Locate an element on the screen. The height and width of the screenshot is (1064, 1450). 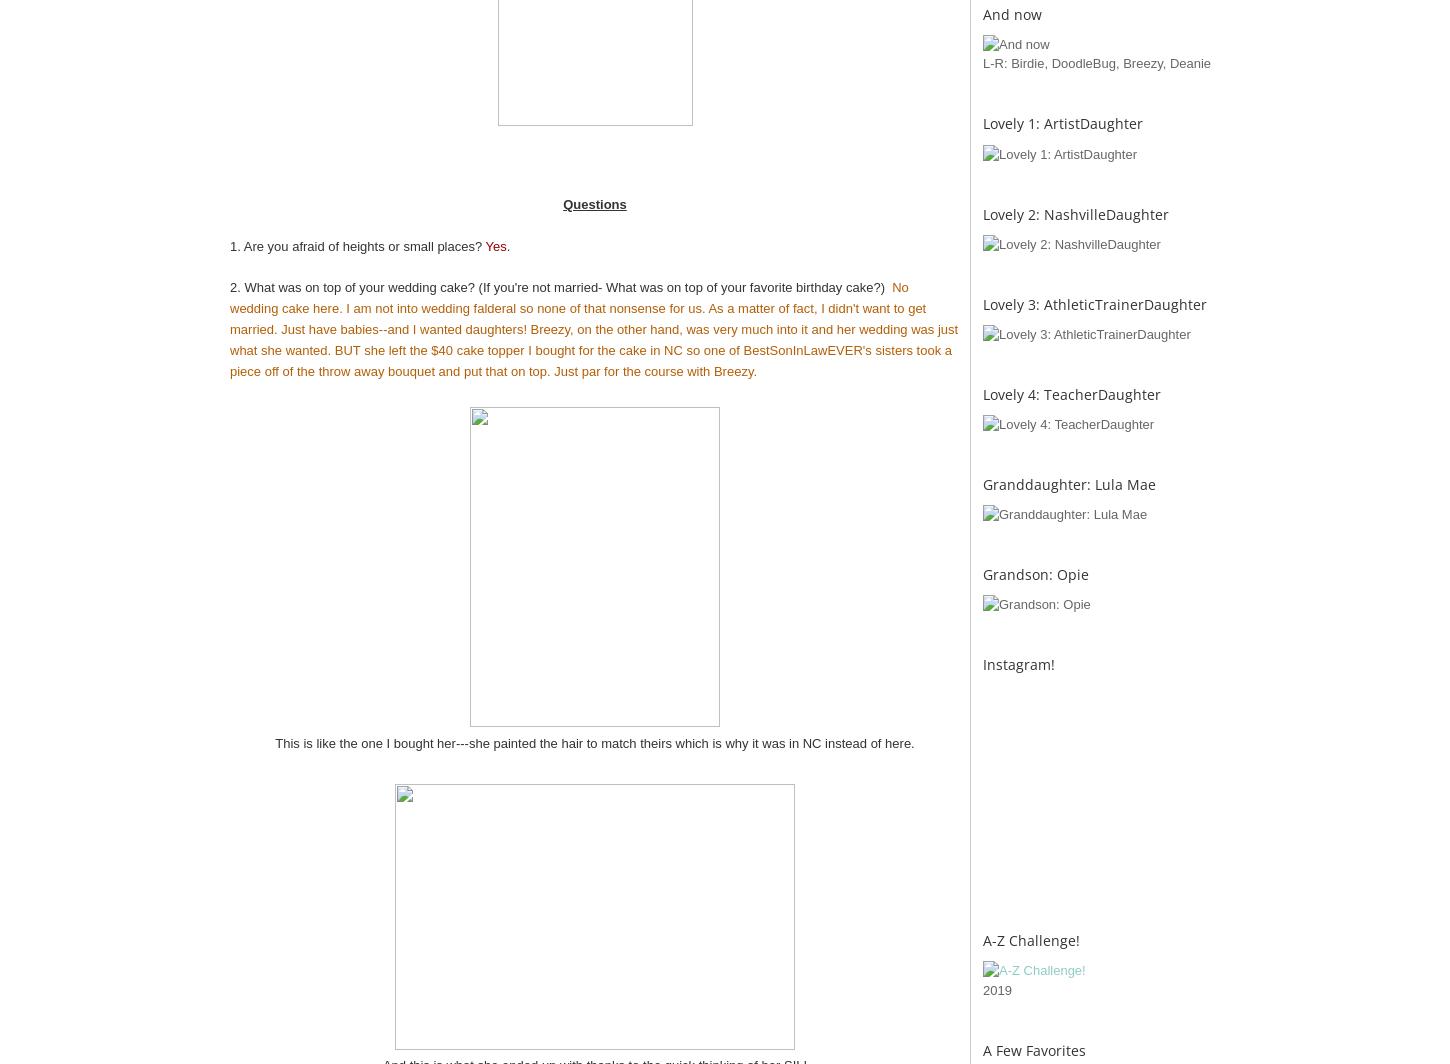
'Lovely 4: TeacherDaughter' is located at coordinates (1071, 393).